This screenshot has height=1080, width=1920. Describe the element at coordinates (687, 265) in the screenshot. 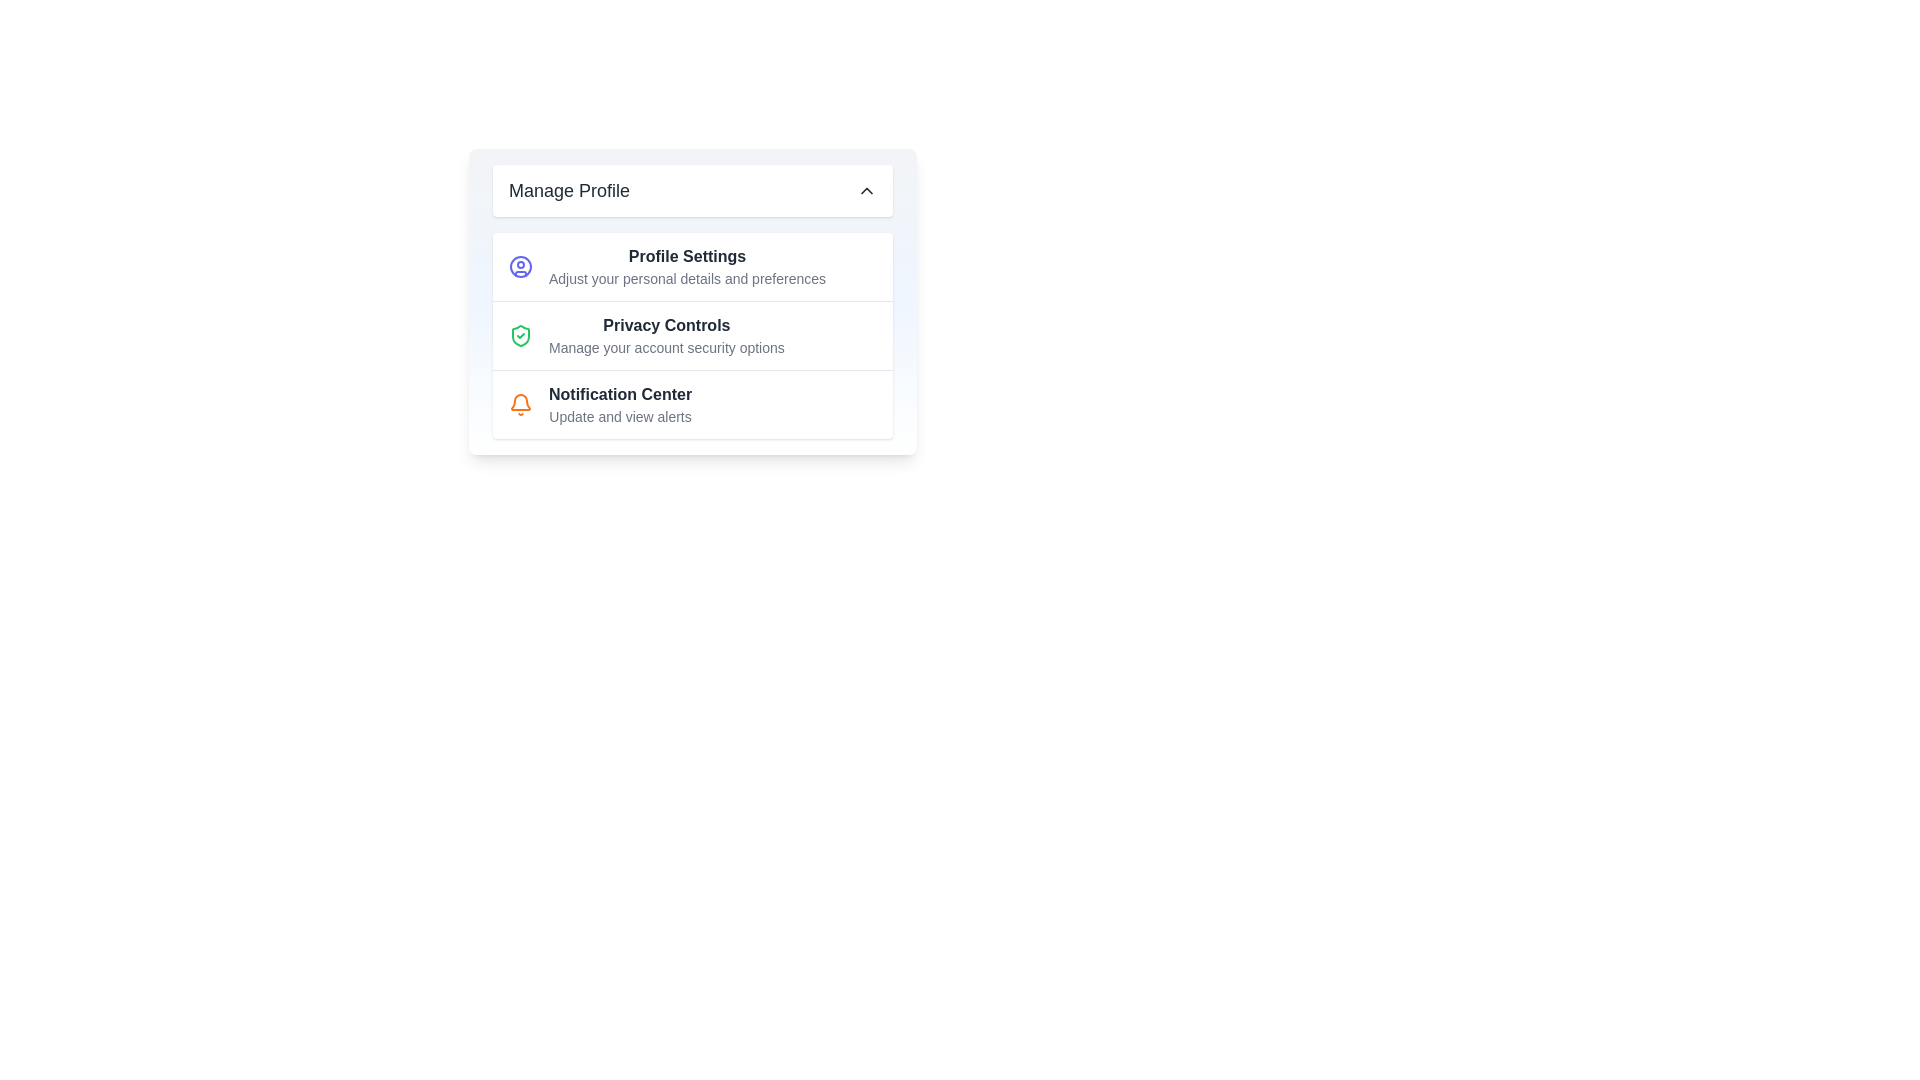

I see `the 'Profile Settings' text block for accessibility navigation. This text block is styled with bold black font for the title and smaller gray font for the description, positioned within the 'Manage Profile' menu list` at that location.